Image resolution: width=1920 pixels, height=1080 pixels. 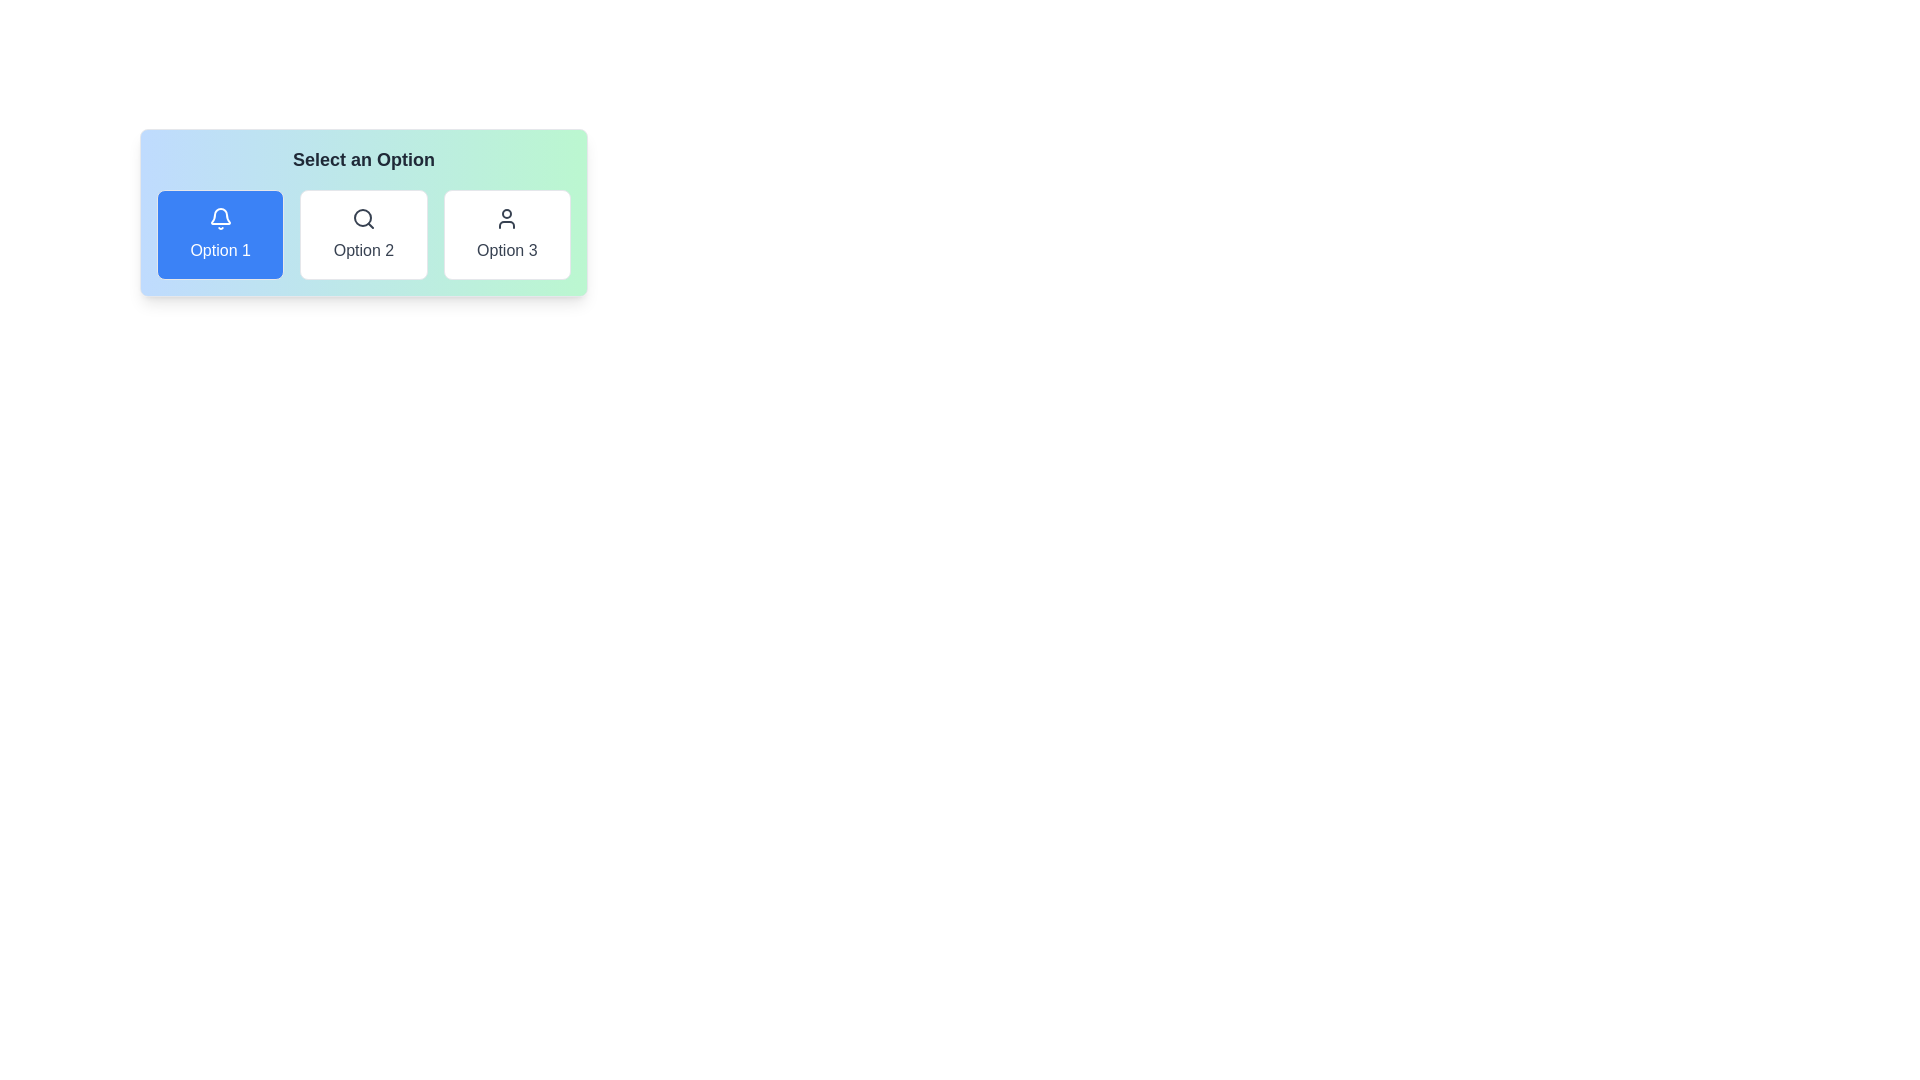 What do you see at coordinates (220, 219) in the screenshot?
I see `the bell icon within the button labeled 'Option 1', which is the leftmost button in a group of three options` at bounding box center [220, 219].